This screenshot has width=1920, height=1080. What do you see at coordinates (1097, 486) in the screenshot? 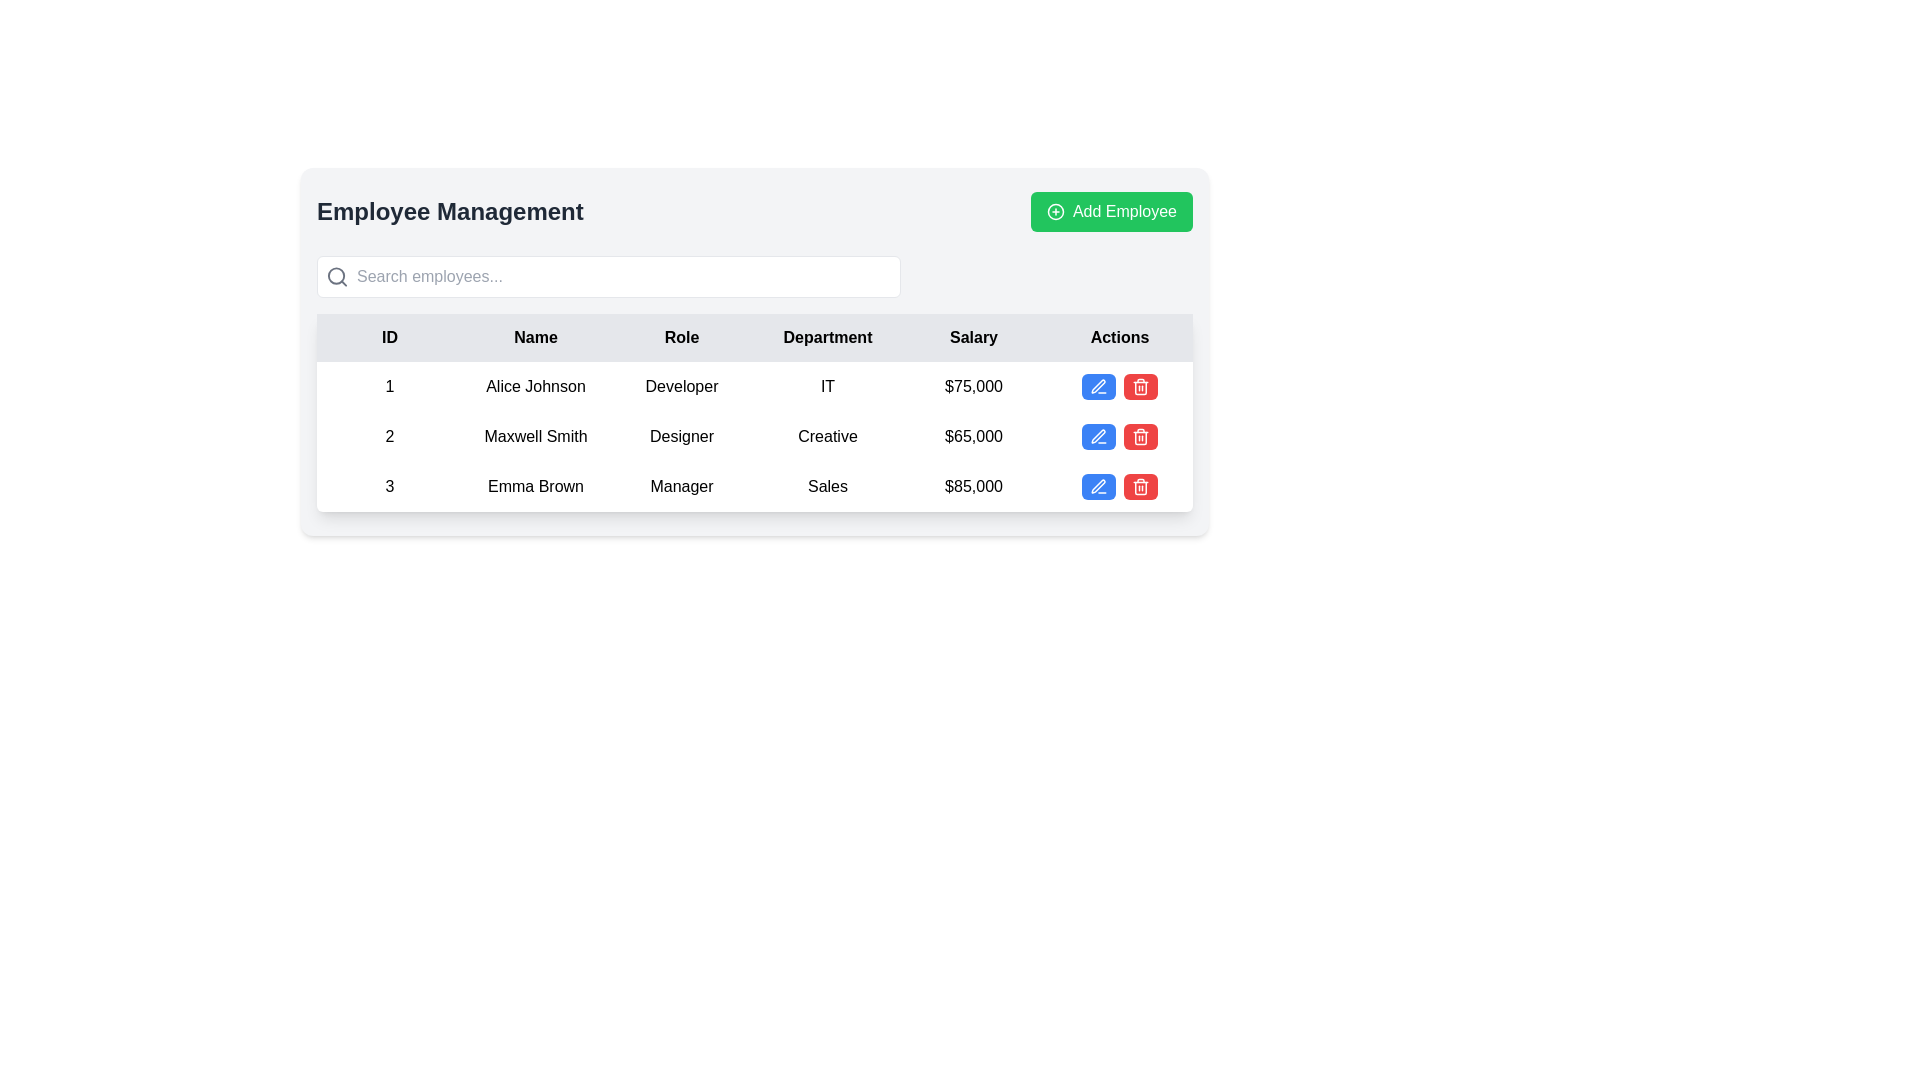
I see `the pen tool icon in the 'Actions' column of the third row in the employee data management interface to invoke editing` at bounding box center [1097, 486].